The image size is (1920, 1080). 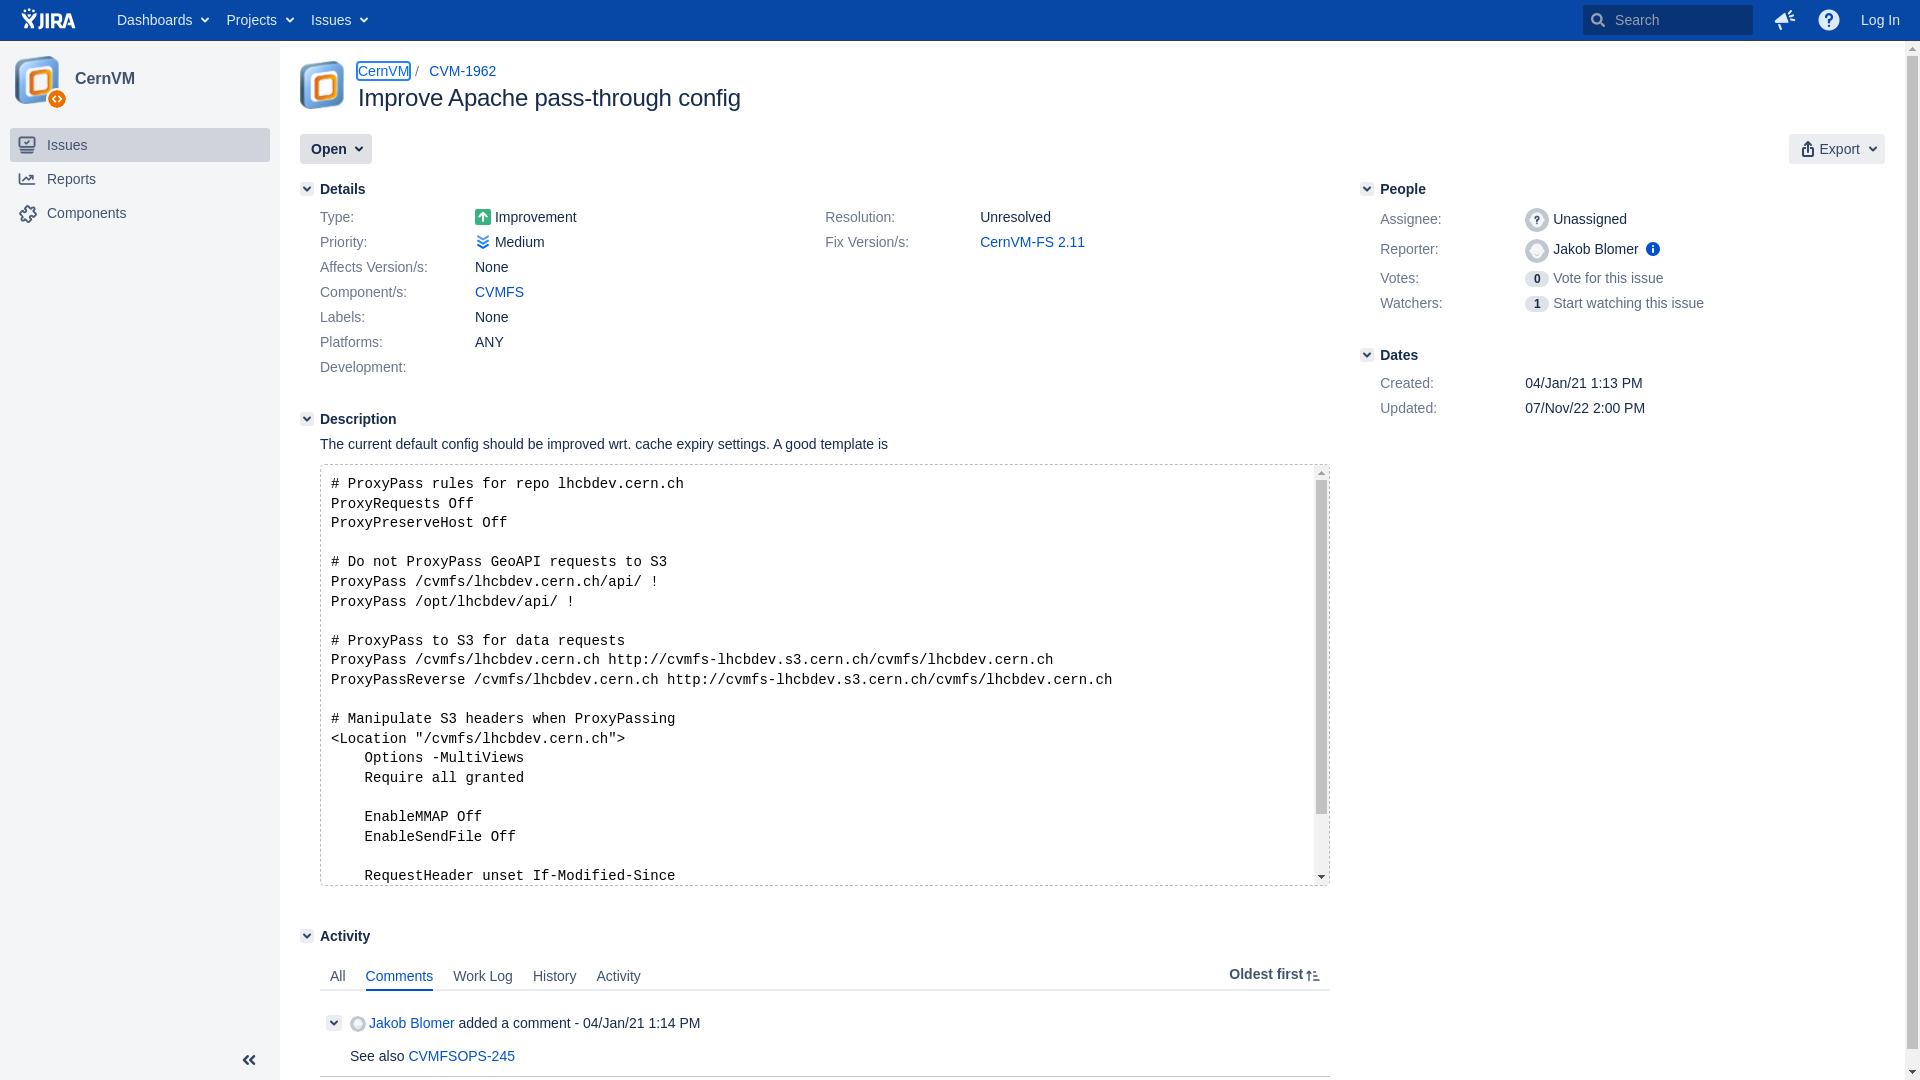 What do you see at coordinates (642, 1022) in the screenshot?
I see `'04/Jan/21 1:14 PM'` at bounding box center [642, 1022].